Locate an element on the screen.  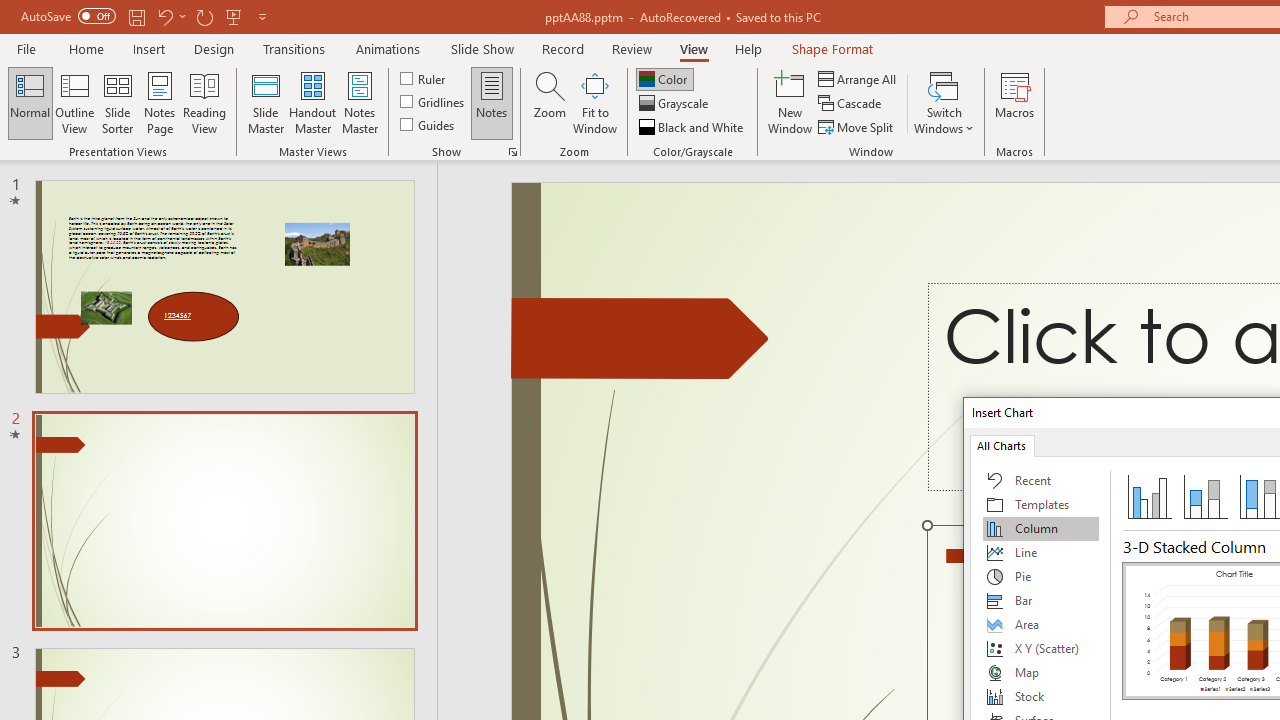
'Arrange All' is located at coordinates (858, 78).